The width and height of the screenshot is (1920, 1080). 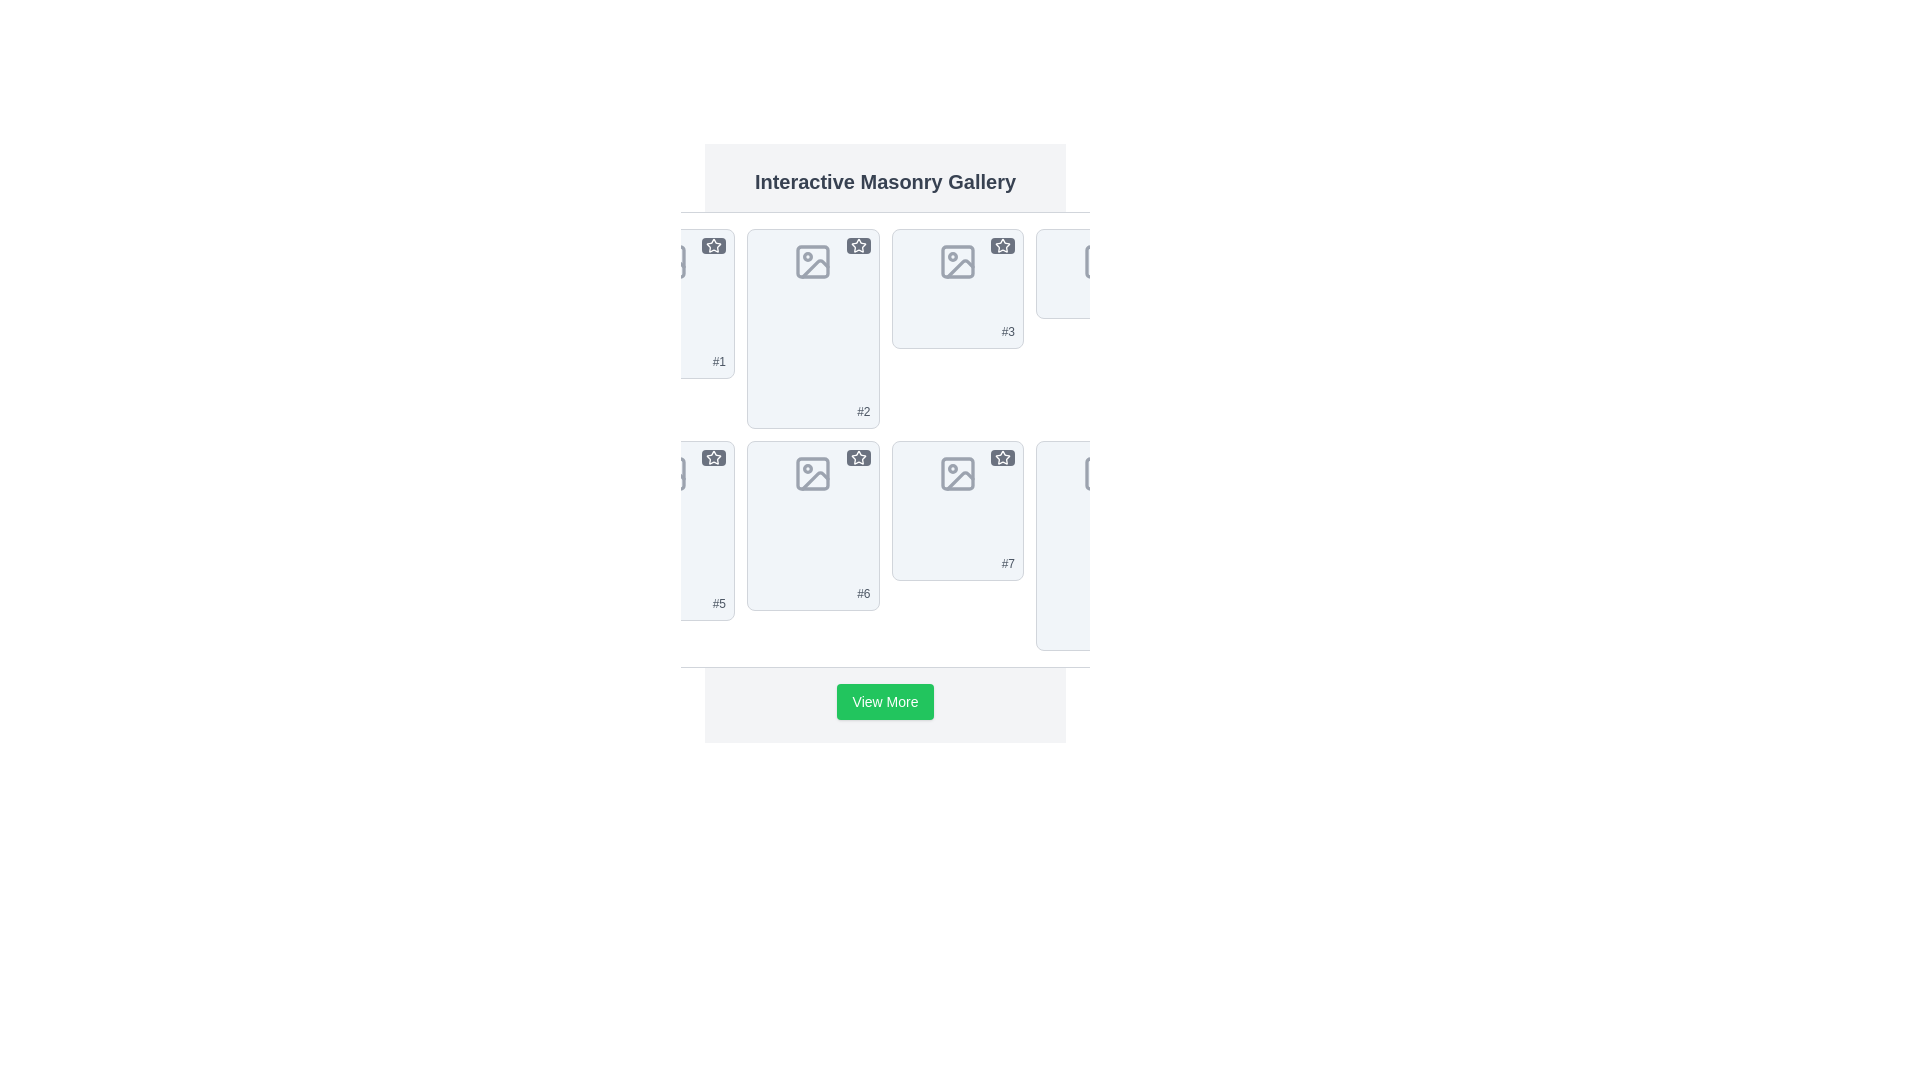 What do you see at coordinates (858, 245) in the screenshot?
I see `the star icon located in the top-right corner of box '#2' in the 'Interactive Masonry Gallery' to mark it as a favorite` at bounding box center [858, 245].